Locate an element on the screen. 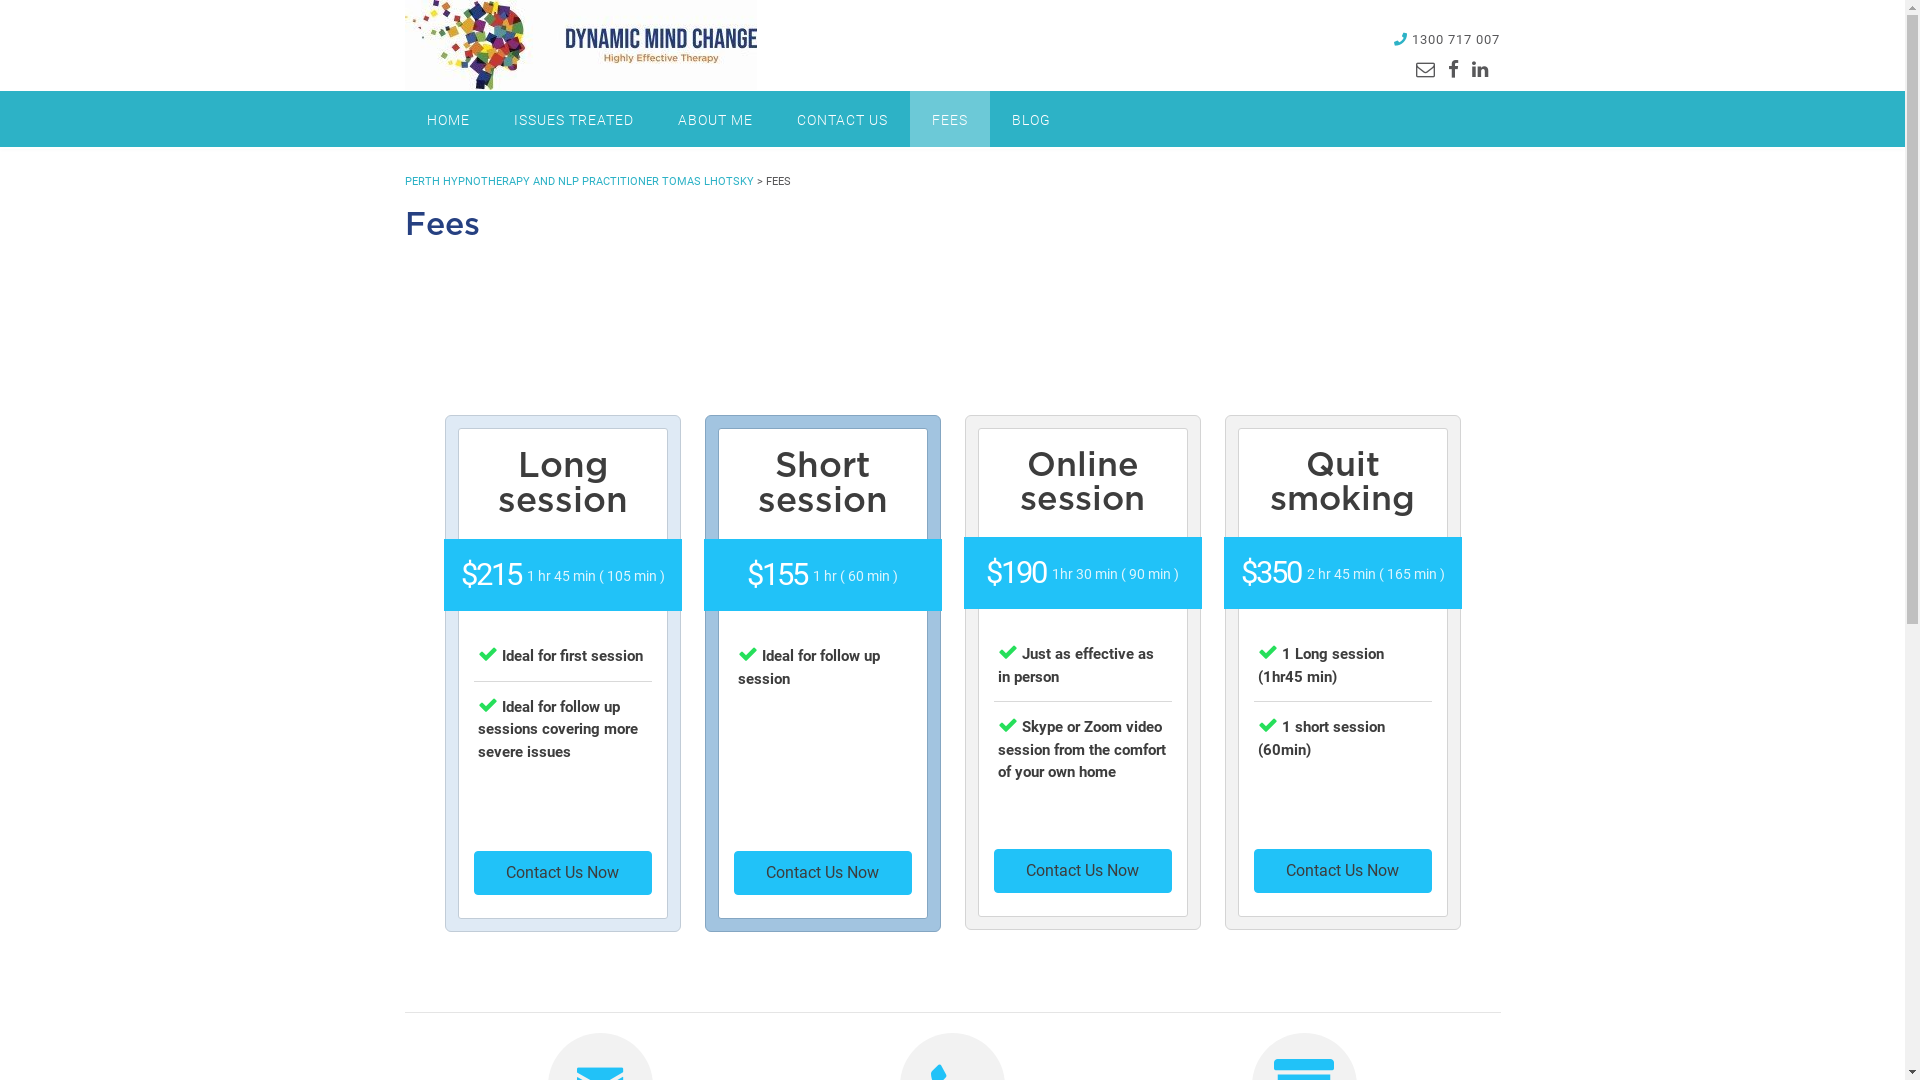 Image resolution: width=1920 pixels, height=1080 pixels. 'Contact Us Now' is located at coordinates (1343, 870).